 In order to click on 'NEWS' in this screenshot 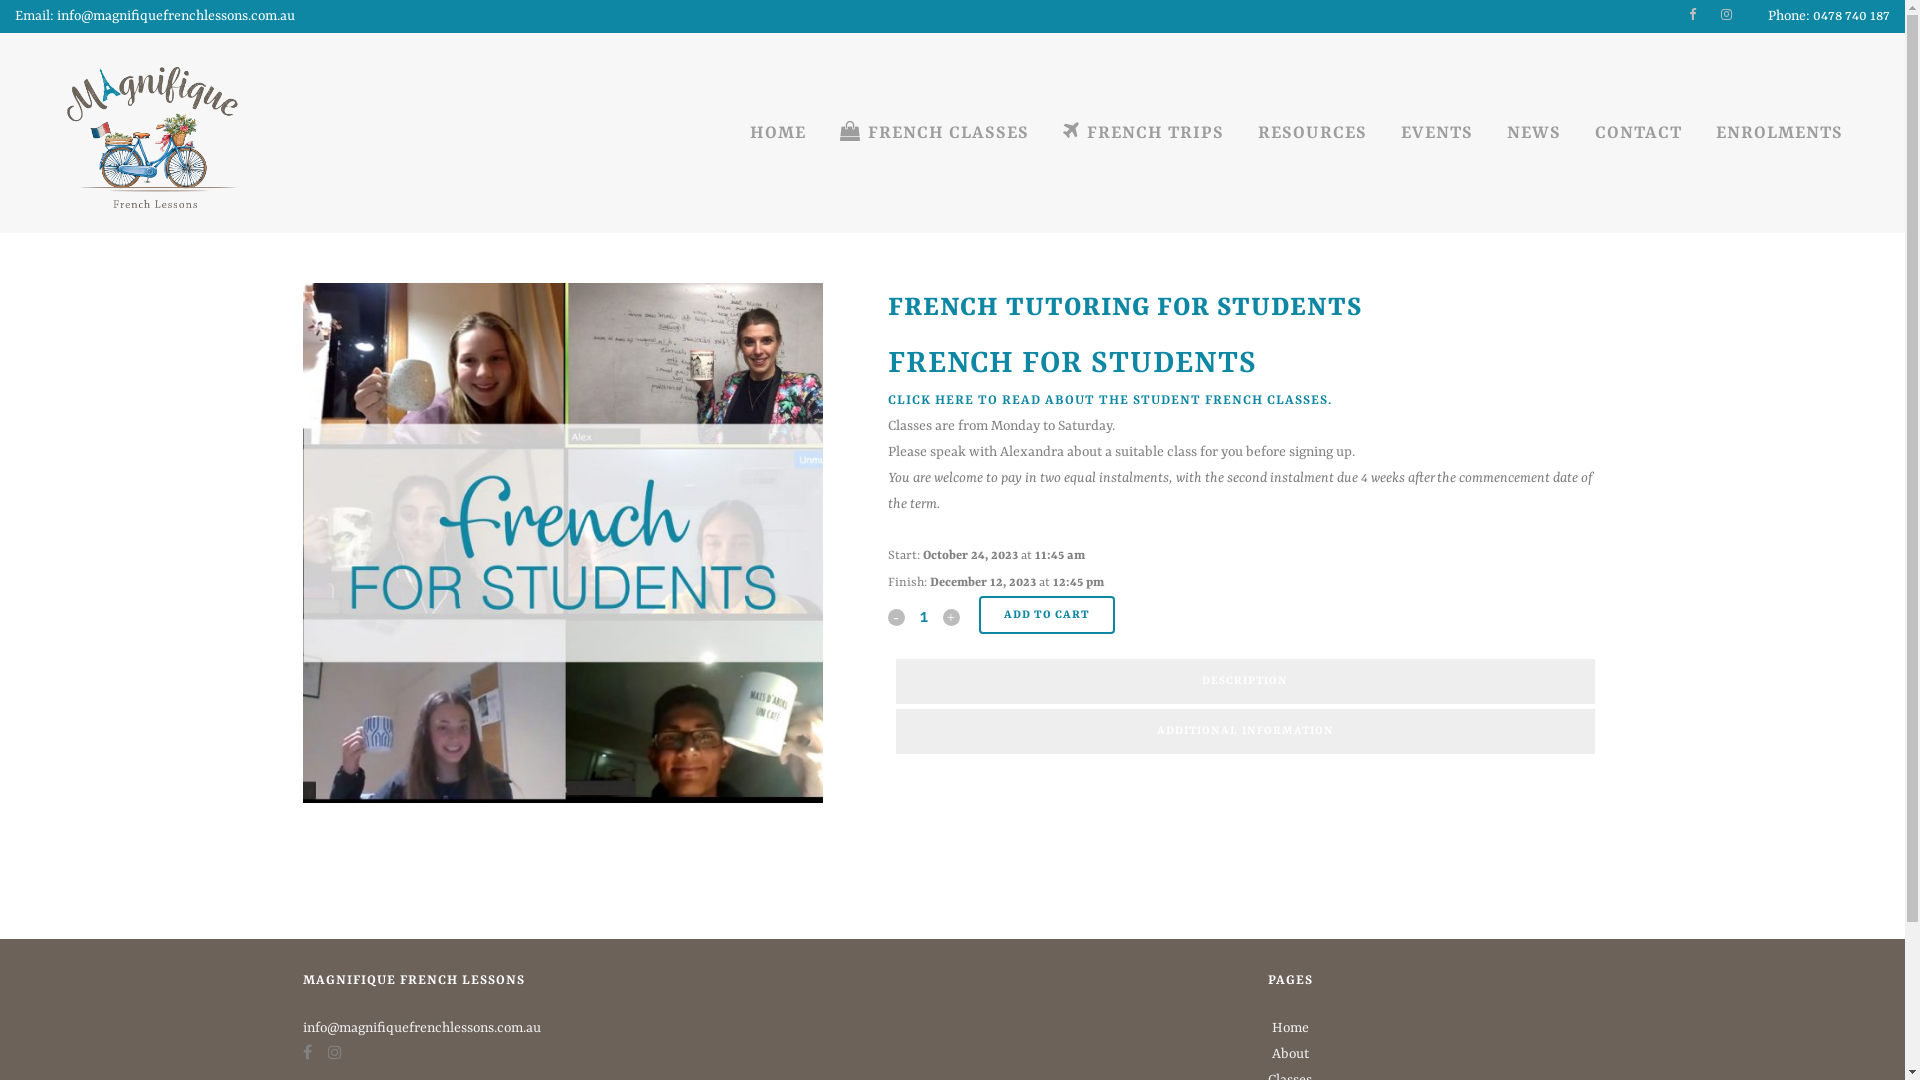, I will do `click(1489, 132)`.